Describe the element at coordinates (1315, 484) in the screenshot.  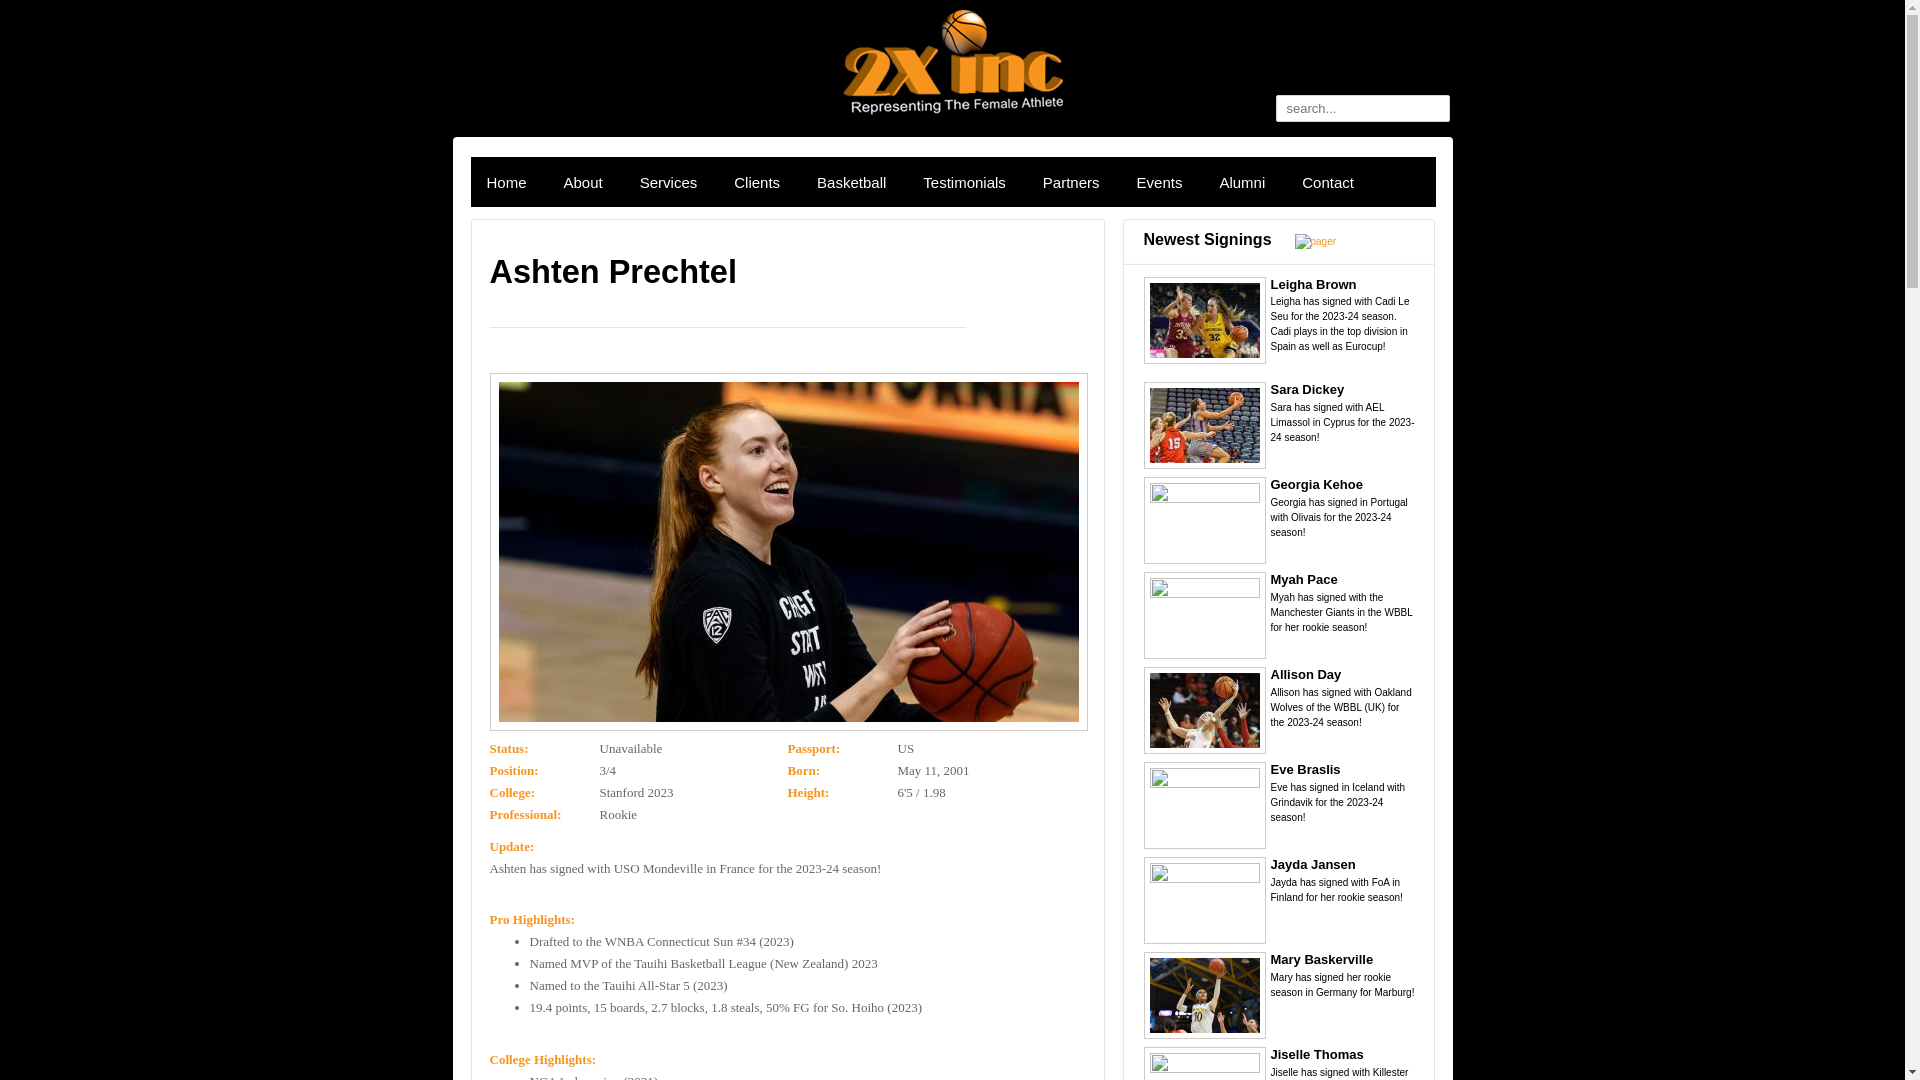
I see `'Georgia Kehoe'` at that location.